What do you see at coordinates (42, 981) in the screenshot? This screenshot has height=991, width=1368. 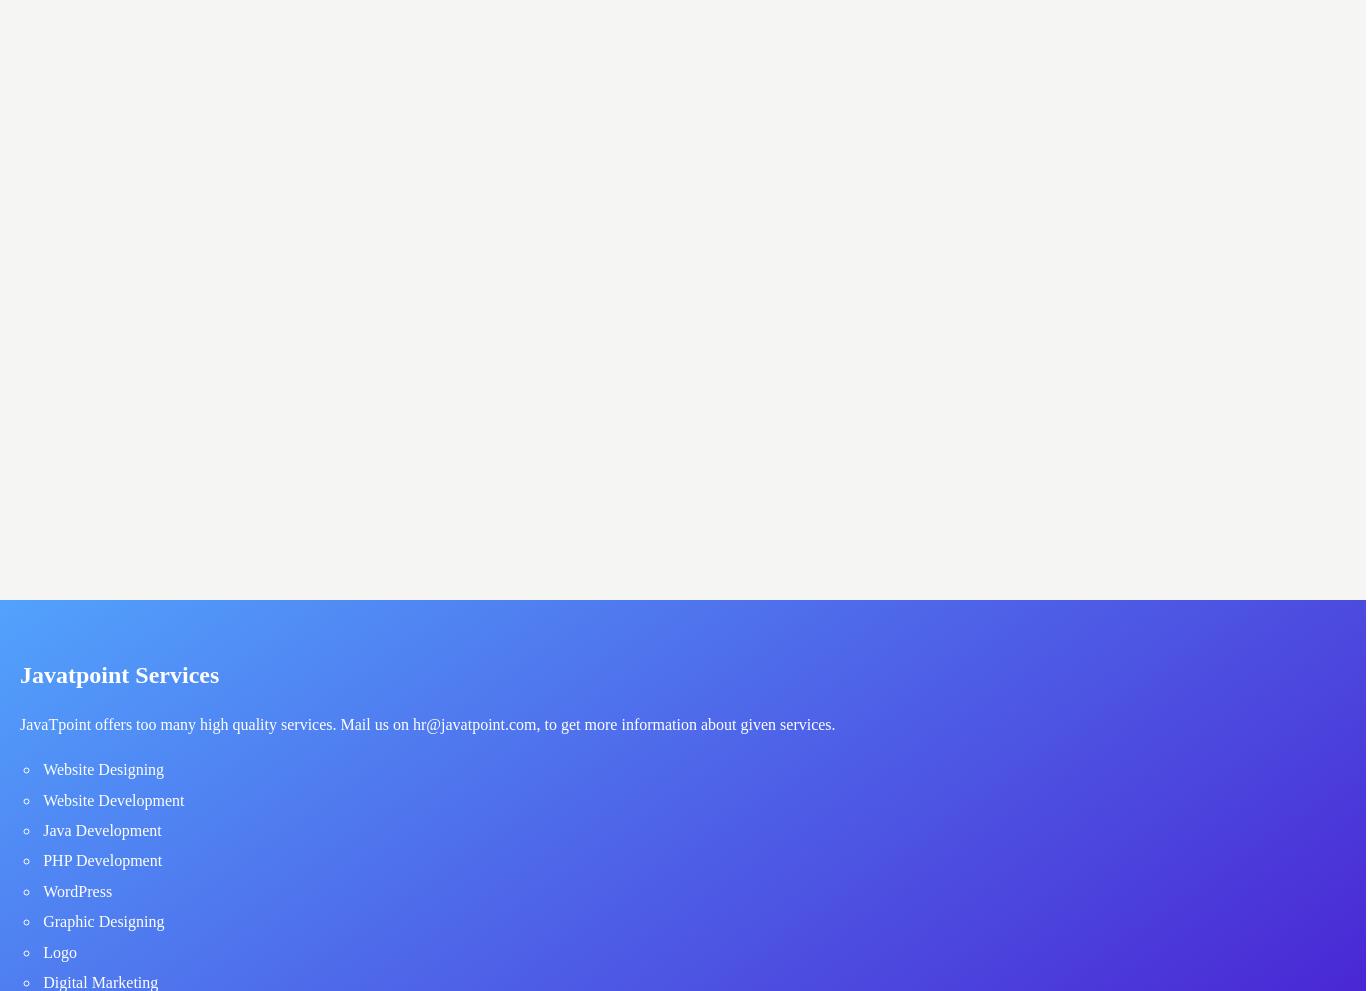 I see `'Digital Marketing'` at bounding box center [42, 981].